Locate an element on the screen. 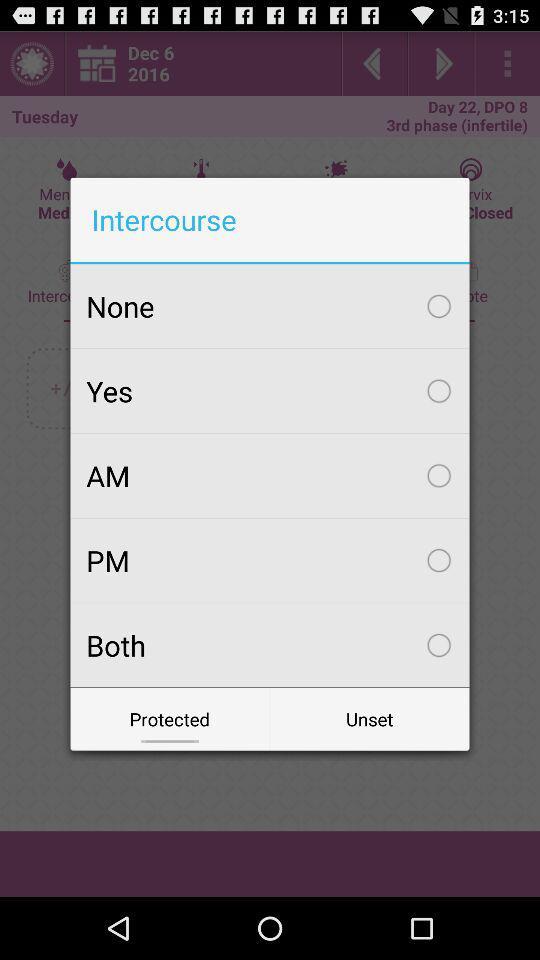 Image resolution: width=540 pixels, height=960 pixels. item above the am checkbox is located at coordinates (270, 390).